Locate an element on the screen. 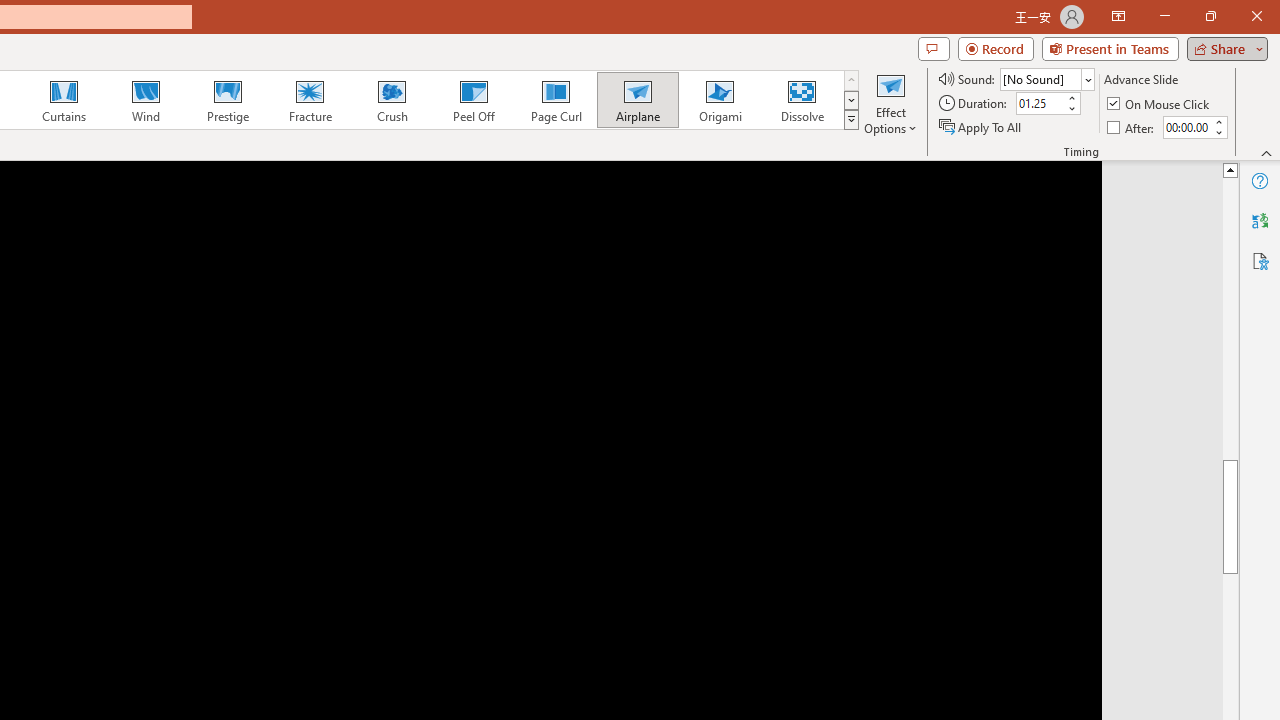  'On Mouse Click' is located at coordinates (1159, 103).